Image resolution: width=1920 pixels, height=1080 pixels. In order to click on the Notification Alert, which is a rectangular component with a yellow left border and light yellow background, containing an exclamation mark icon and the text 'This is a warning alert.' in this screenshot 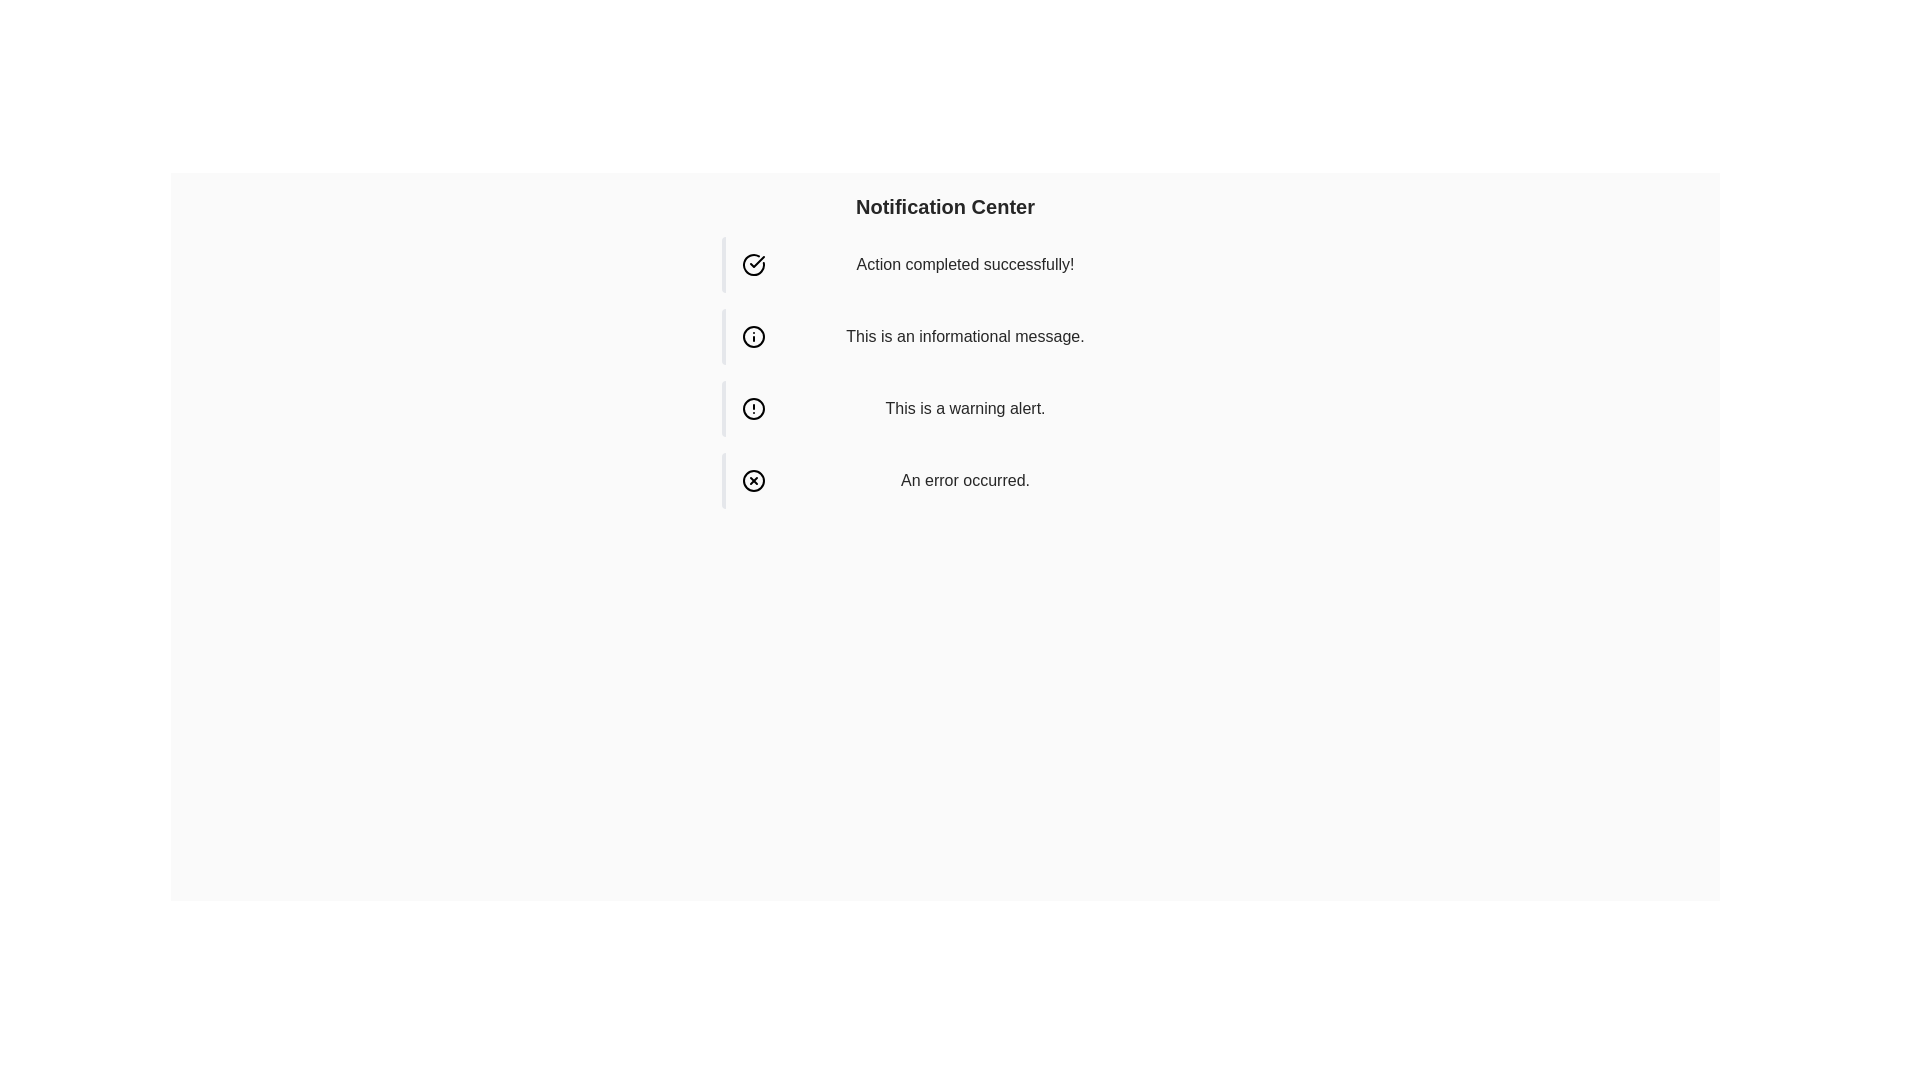, I will do `click(944, 407)`.